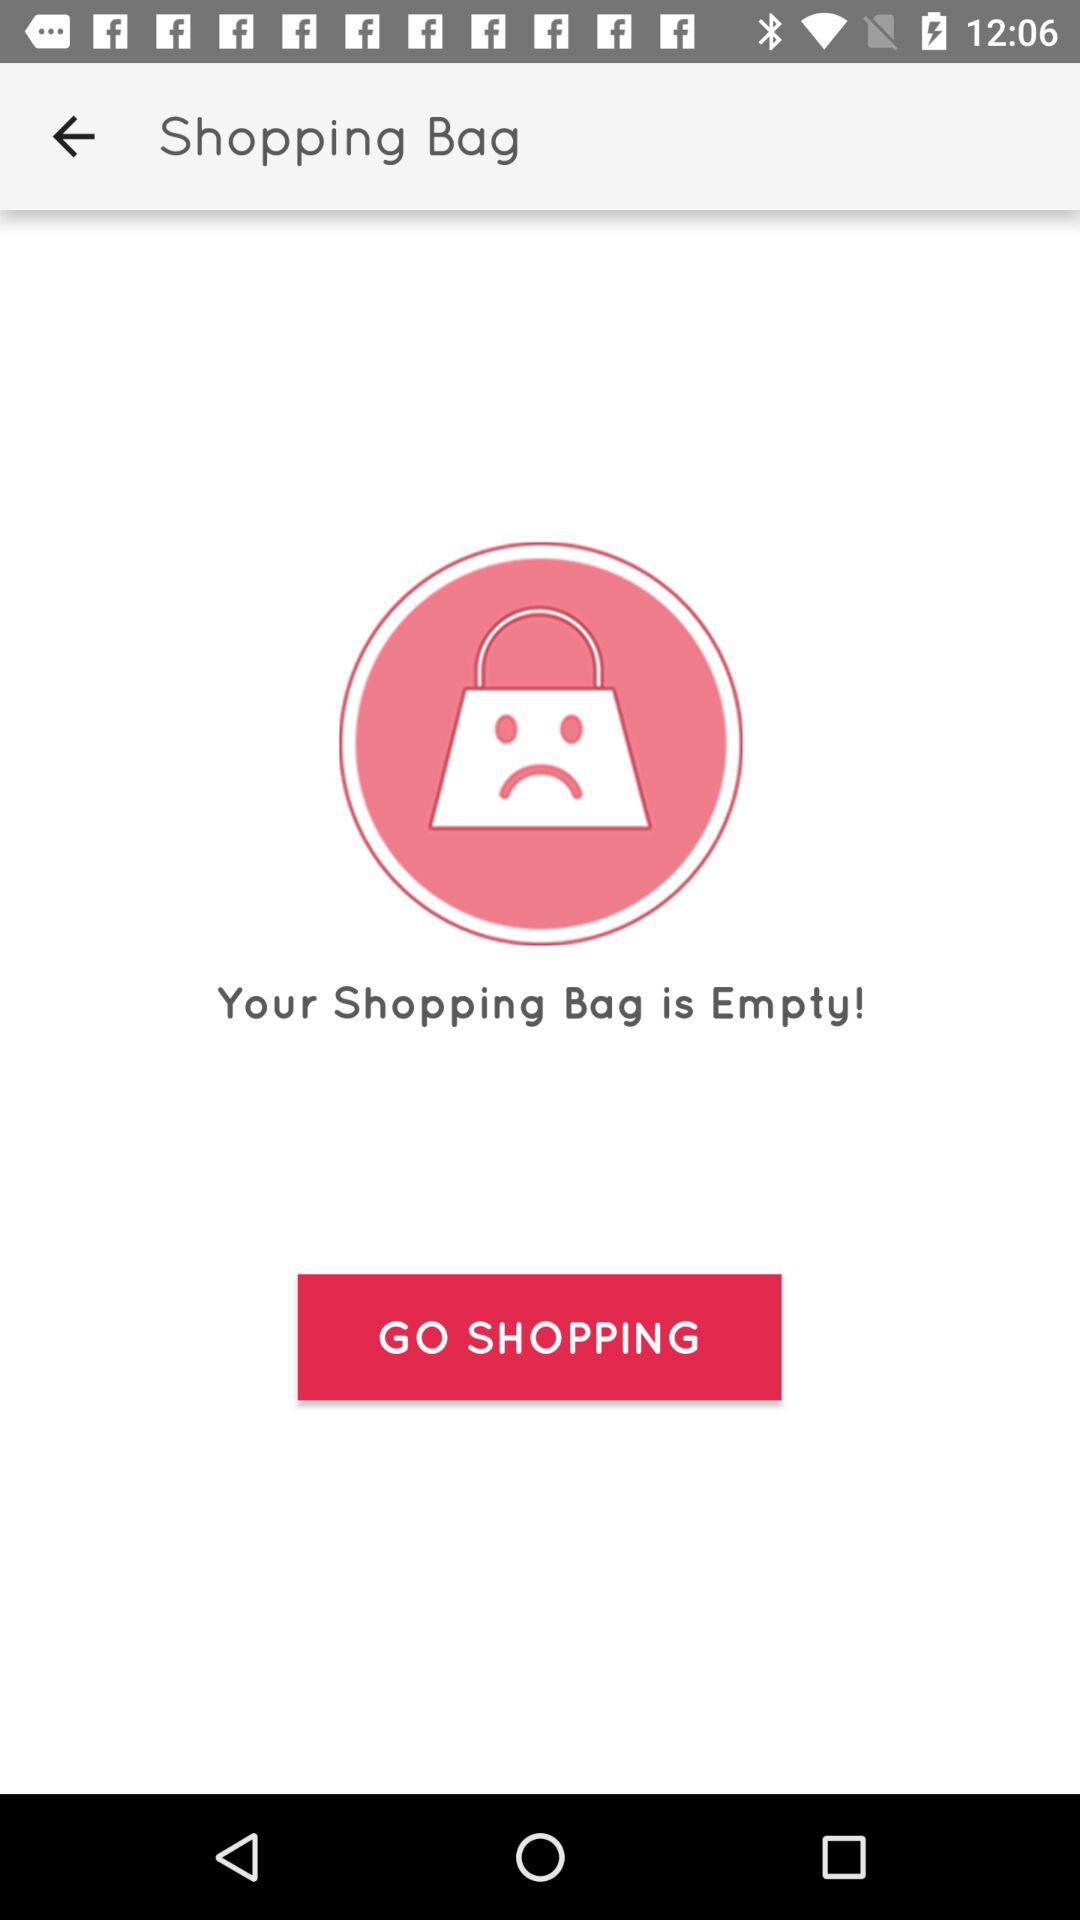 This screenshot has height=1920, width=1080. What do you see at coordinates (538, 1337) in the screenshot?
I see `icon below your shopping bag` at bounding box center [538, 1337].